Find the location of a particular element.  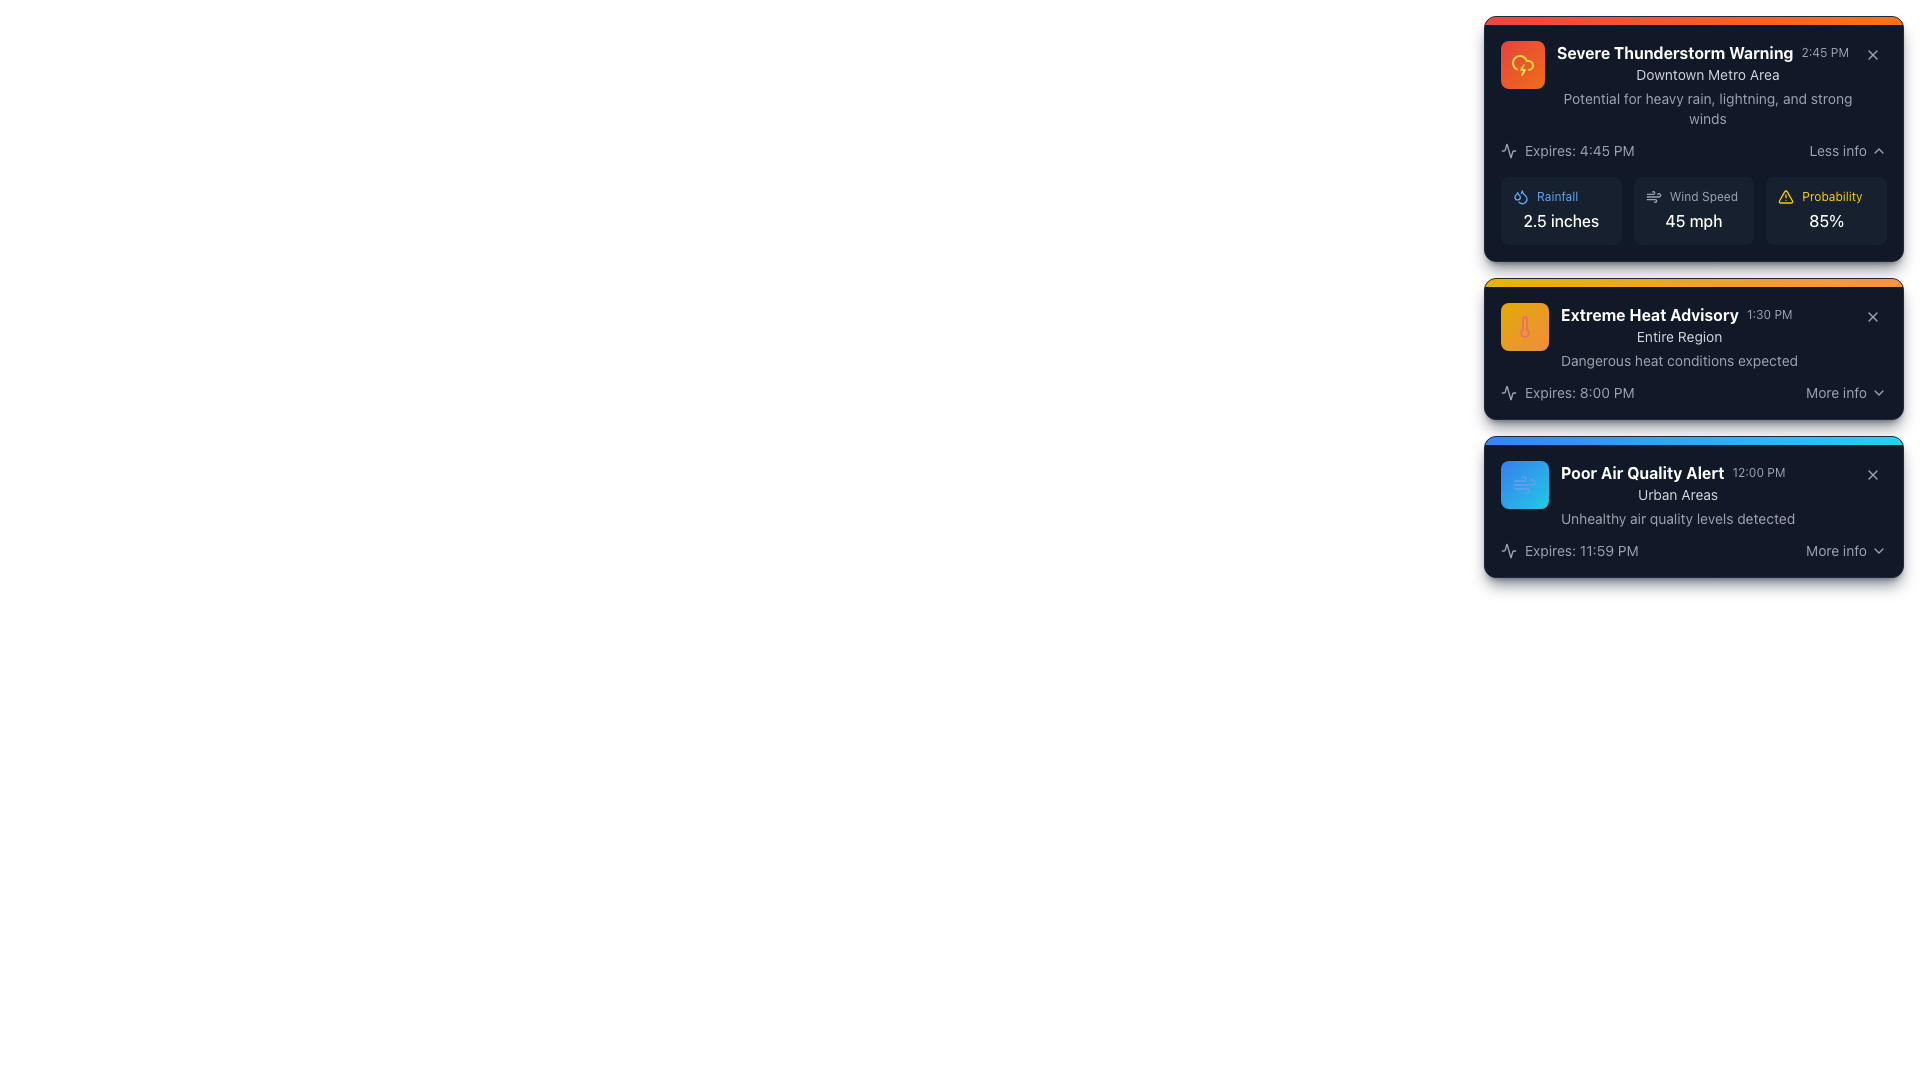

the cloud-shaped icon with a lightning bolt embedded in it, which is yellow in color and located next to the heading 'Severe Thunderstorm Warning' in the top card of the stacked interface is located at coordinates (1521, 61).